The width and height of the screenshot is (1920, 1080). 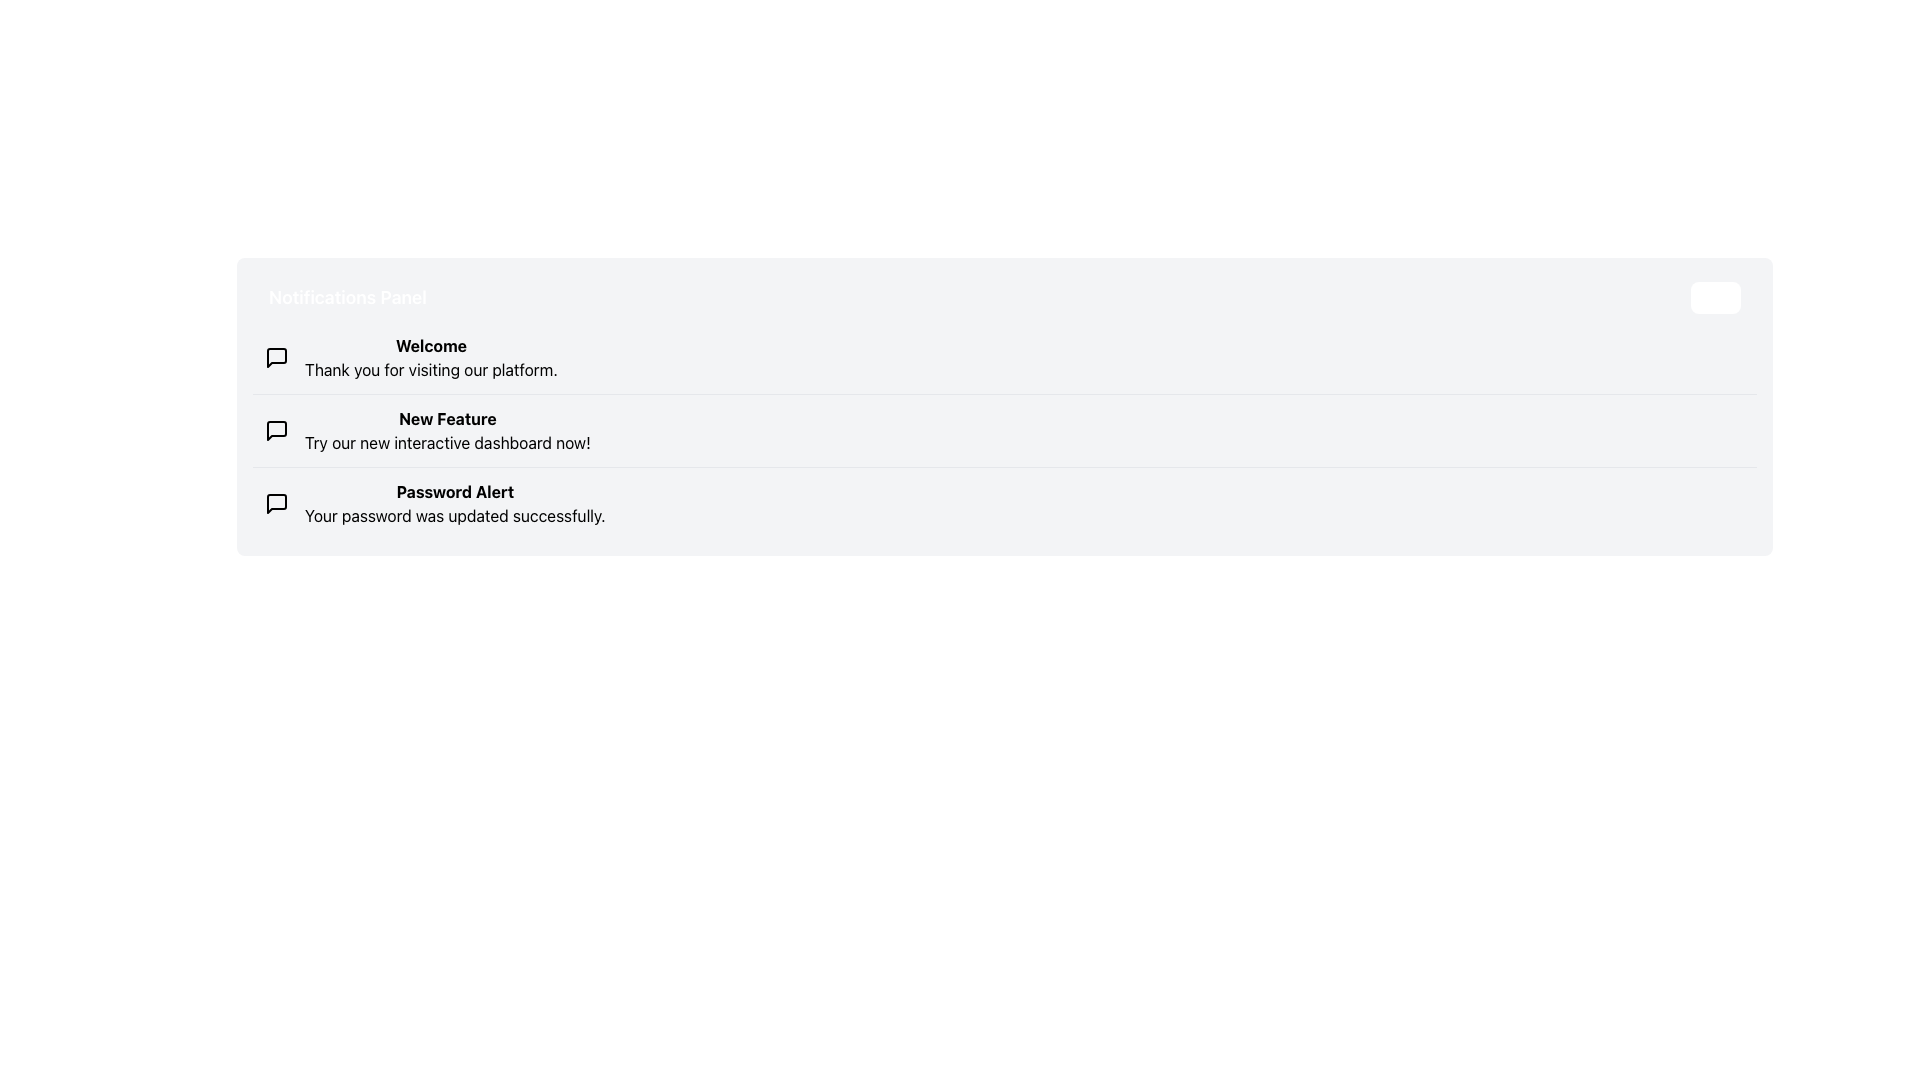 I want to click on the 'Password Alert' notification title, which is displayed in bold font at the top of the notification message indicating a successful password update, so click(x=454, y=492).